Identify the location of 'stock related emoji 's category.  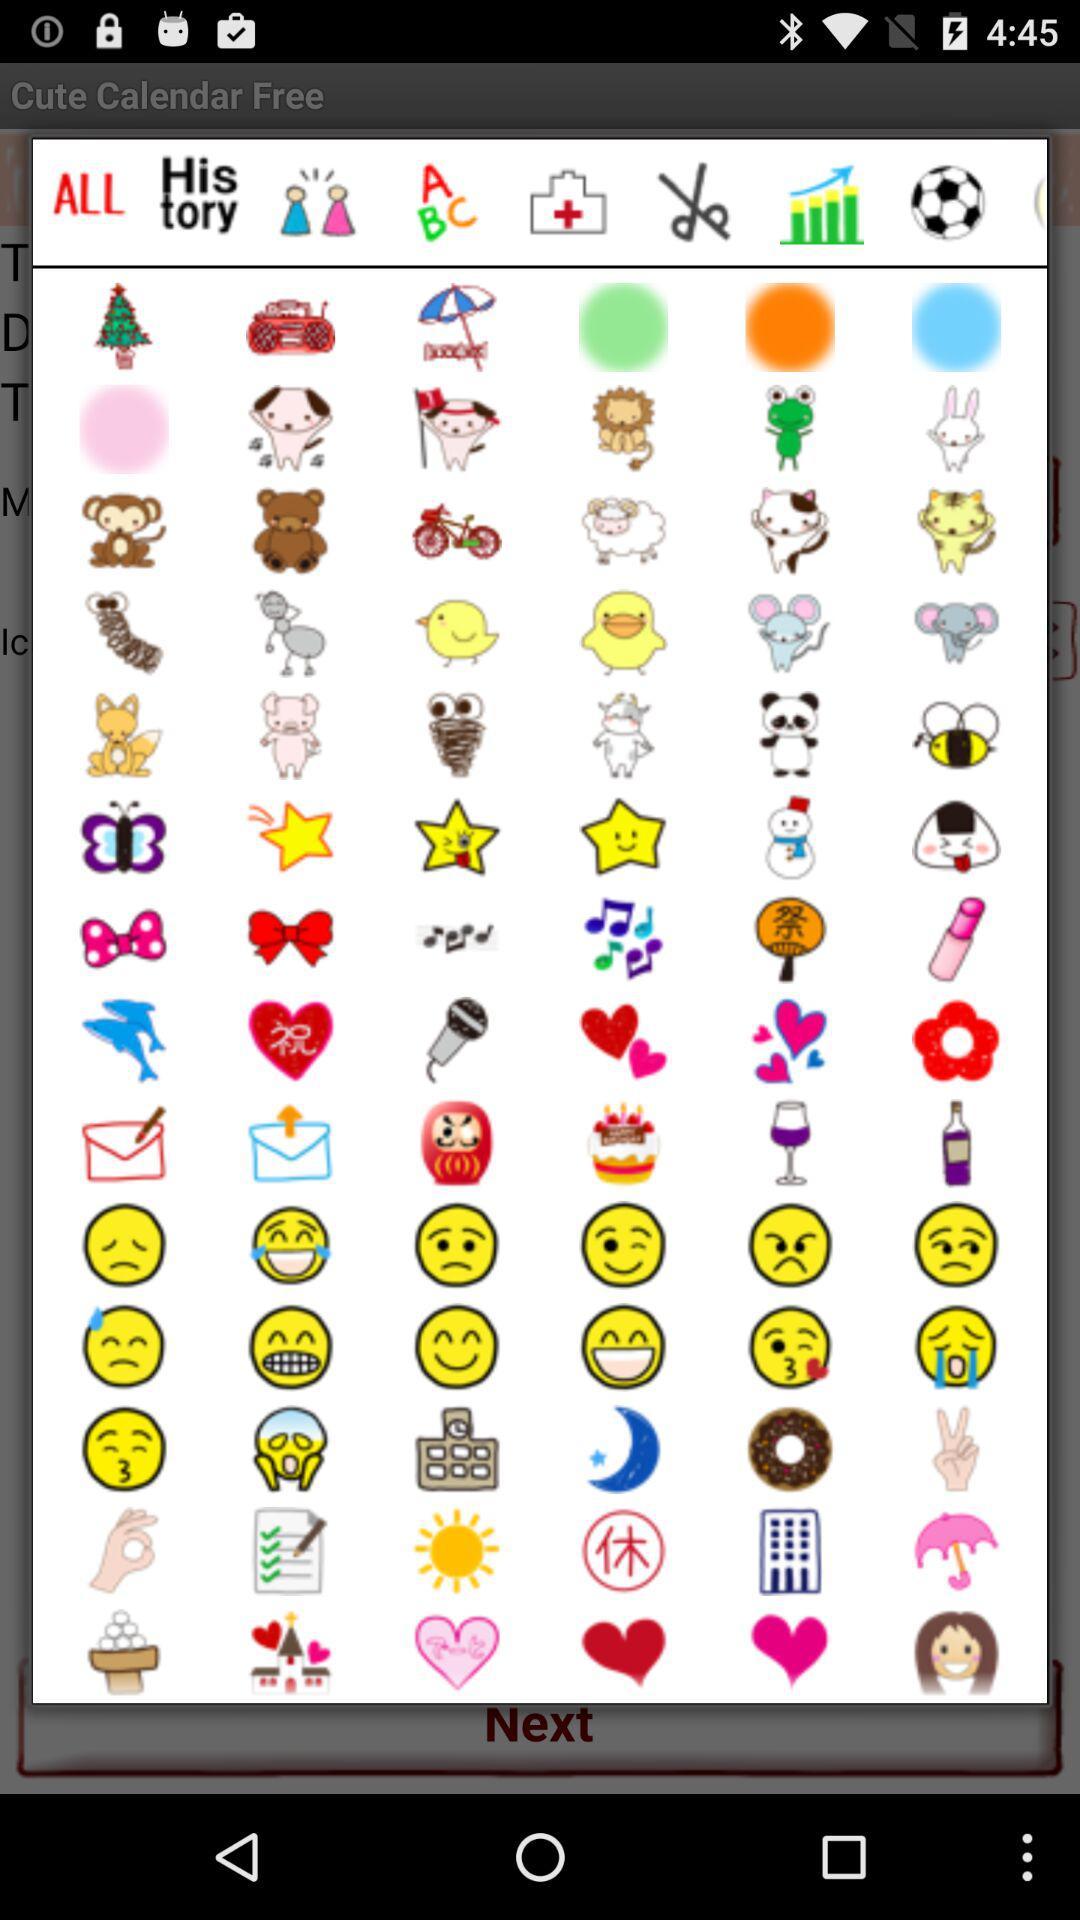
(821, 202).